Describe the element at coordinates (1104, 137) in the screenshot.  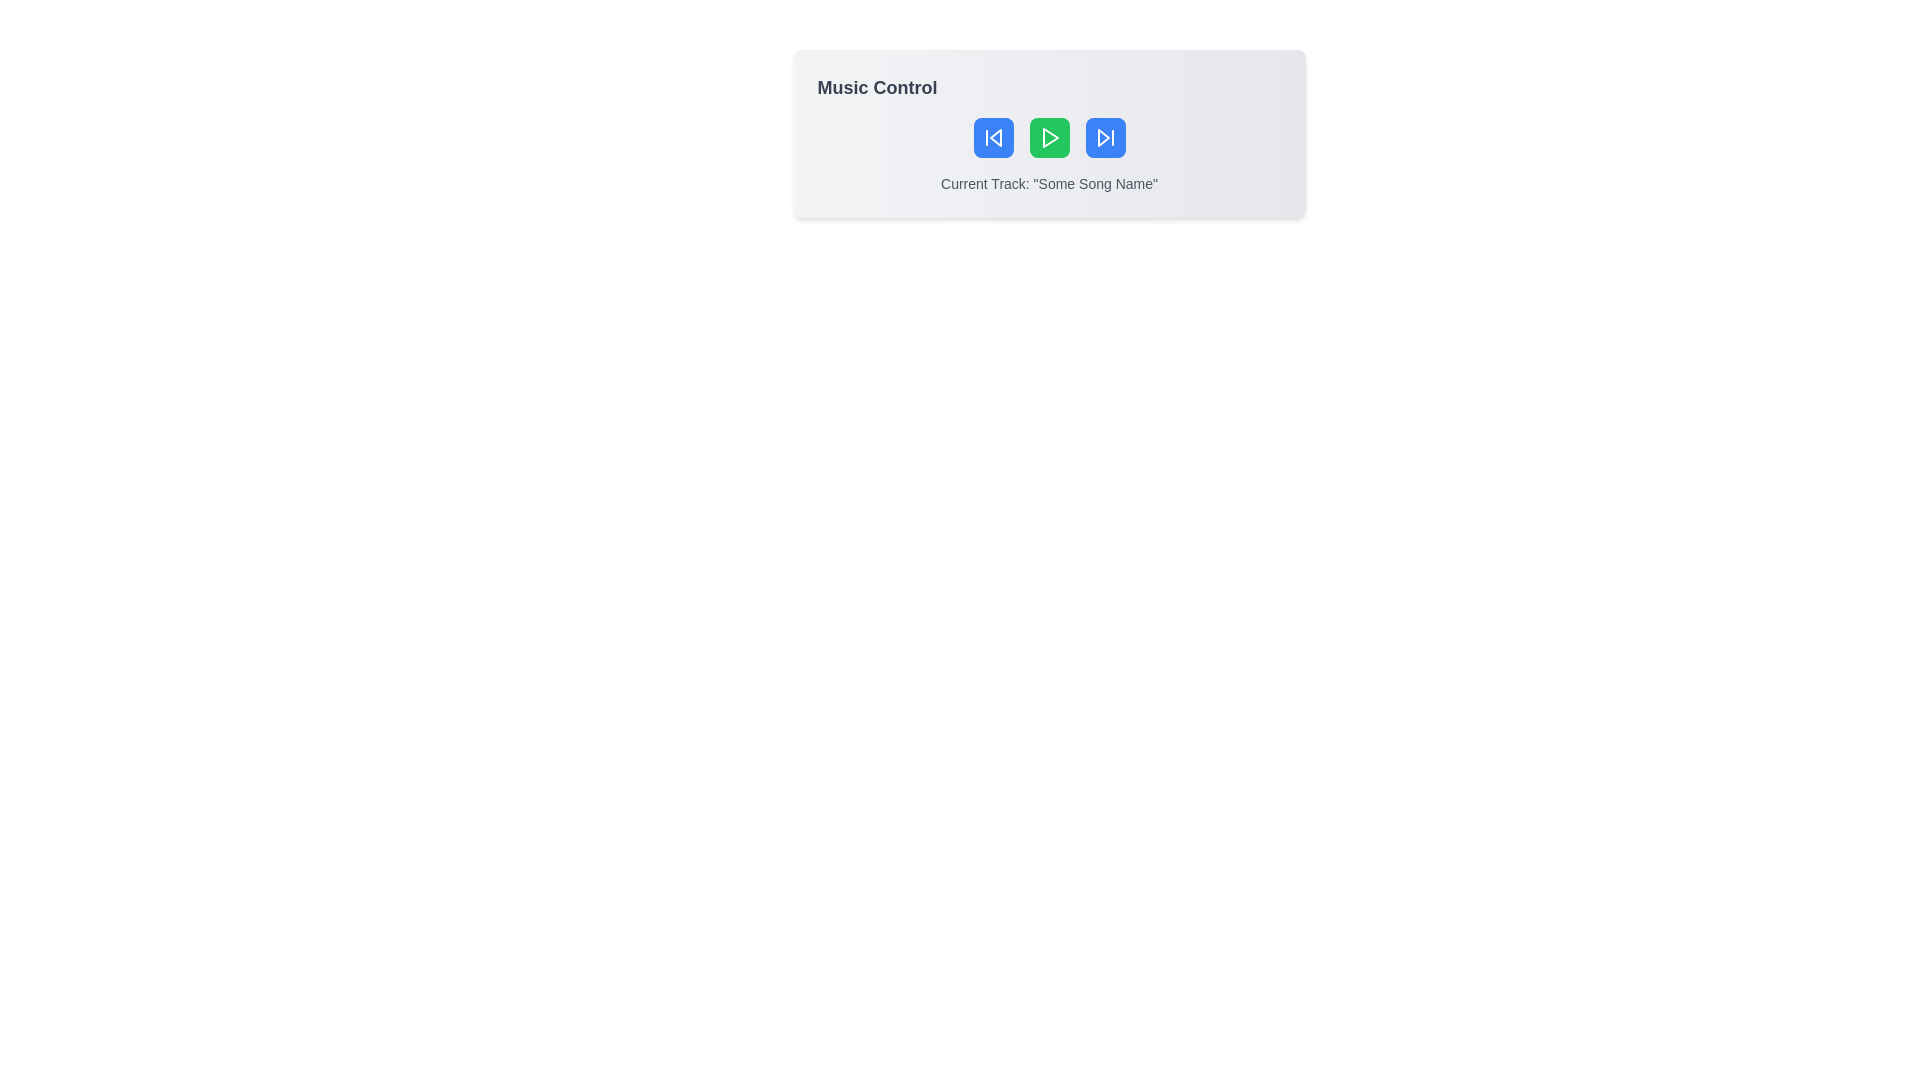
I see `the Icon button to skip forward to the next track in the music playlist, which is the third button from the left in the Music Control section` at that location.